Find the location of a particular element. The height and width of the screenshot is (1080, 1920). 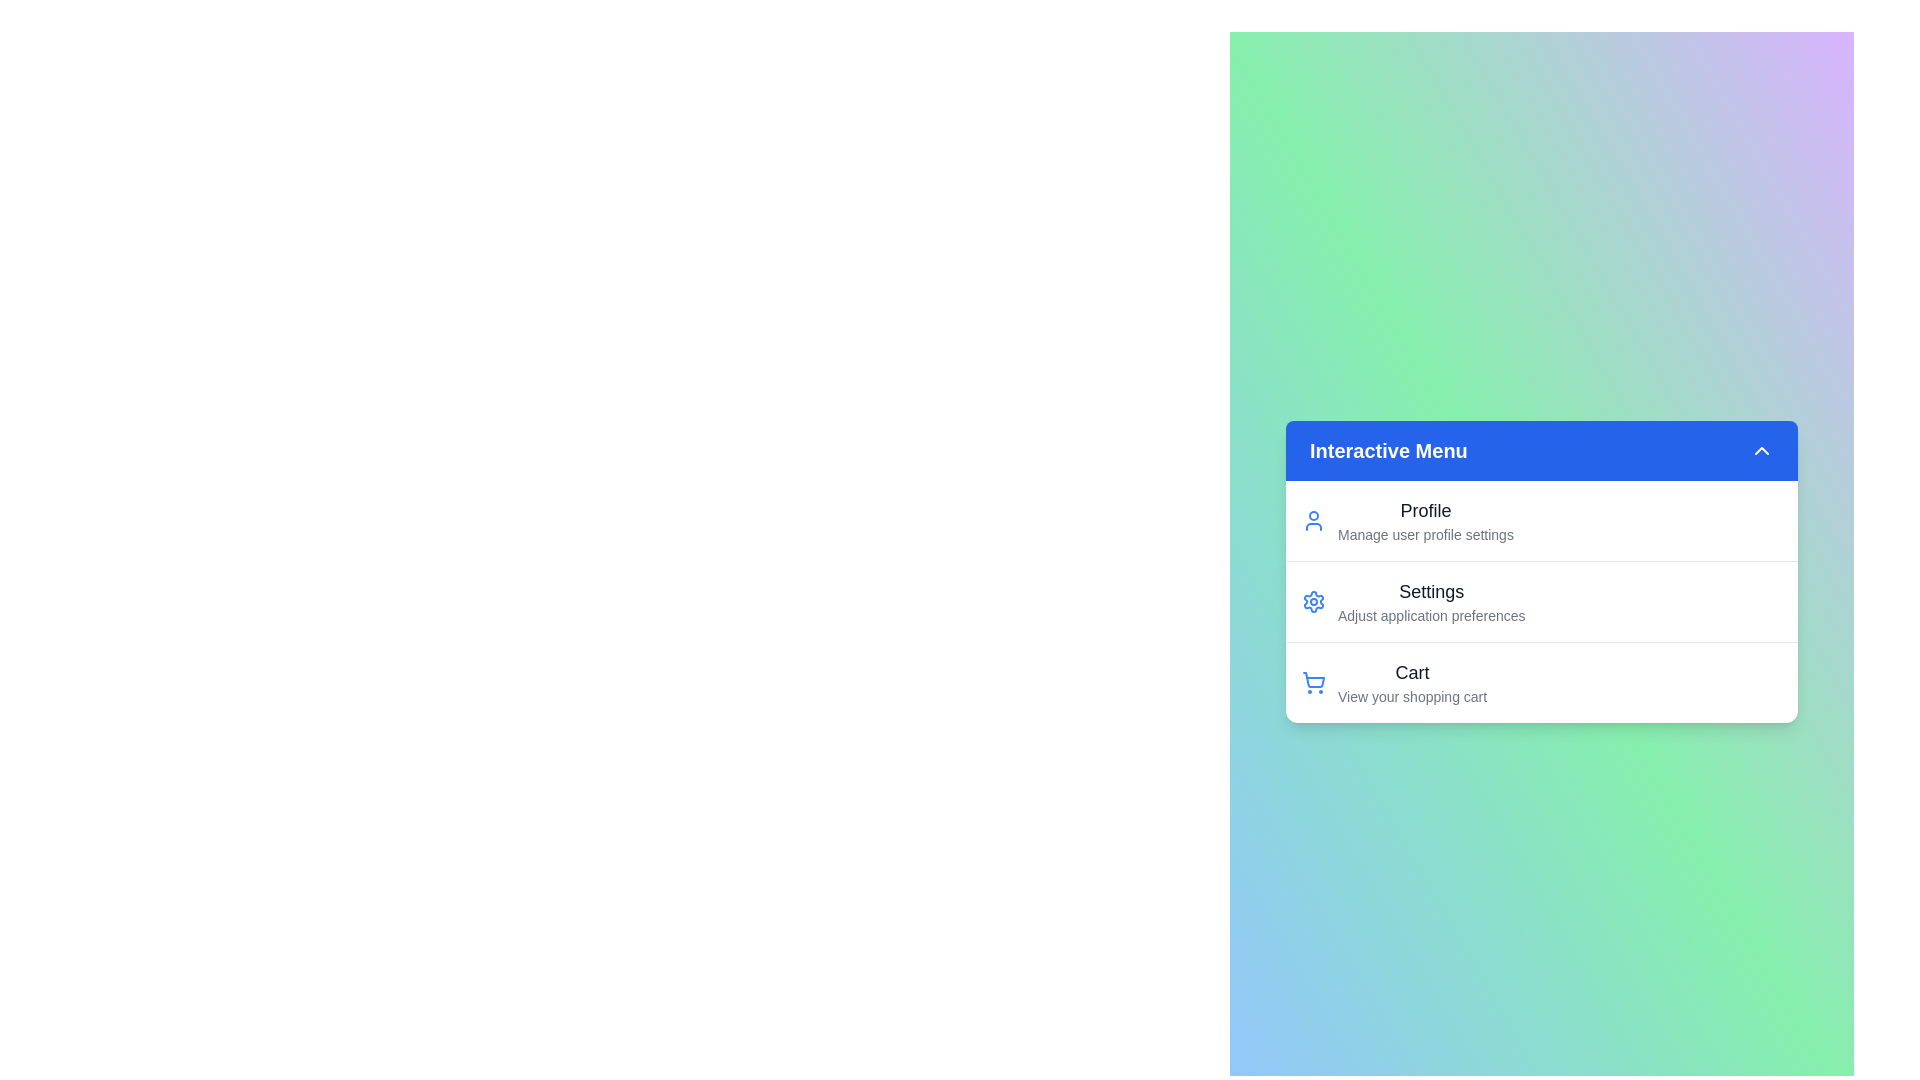

the menu item Cart to highlight it is located at coordinates (1399, 698).